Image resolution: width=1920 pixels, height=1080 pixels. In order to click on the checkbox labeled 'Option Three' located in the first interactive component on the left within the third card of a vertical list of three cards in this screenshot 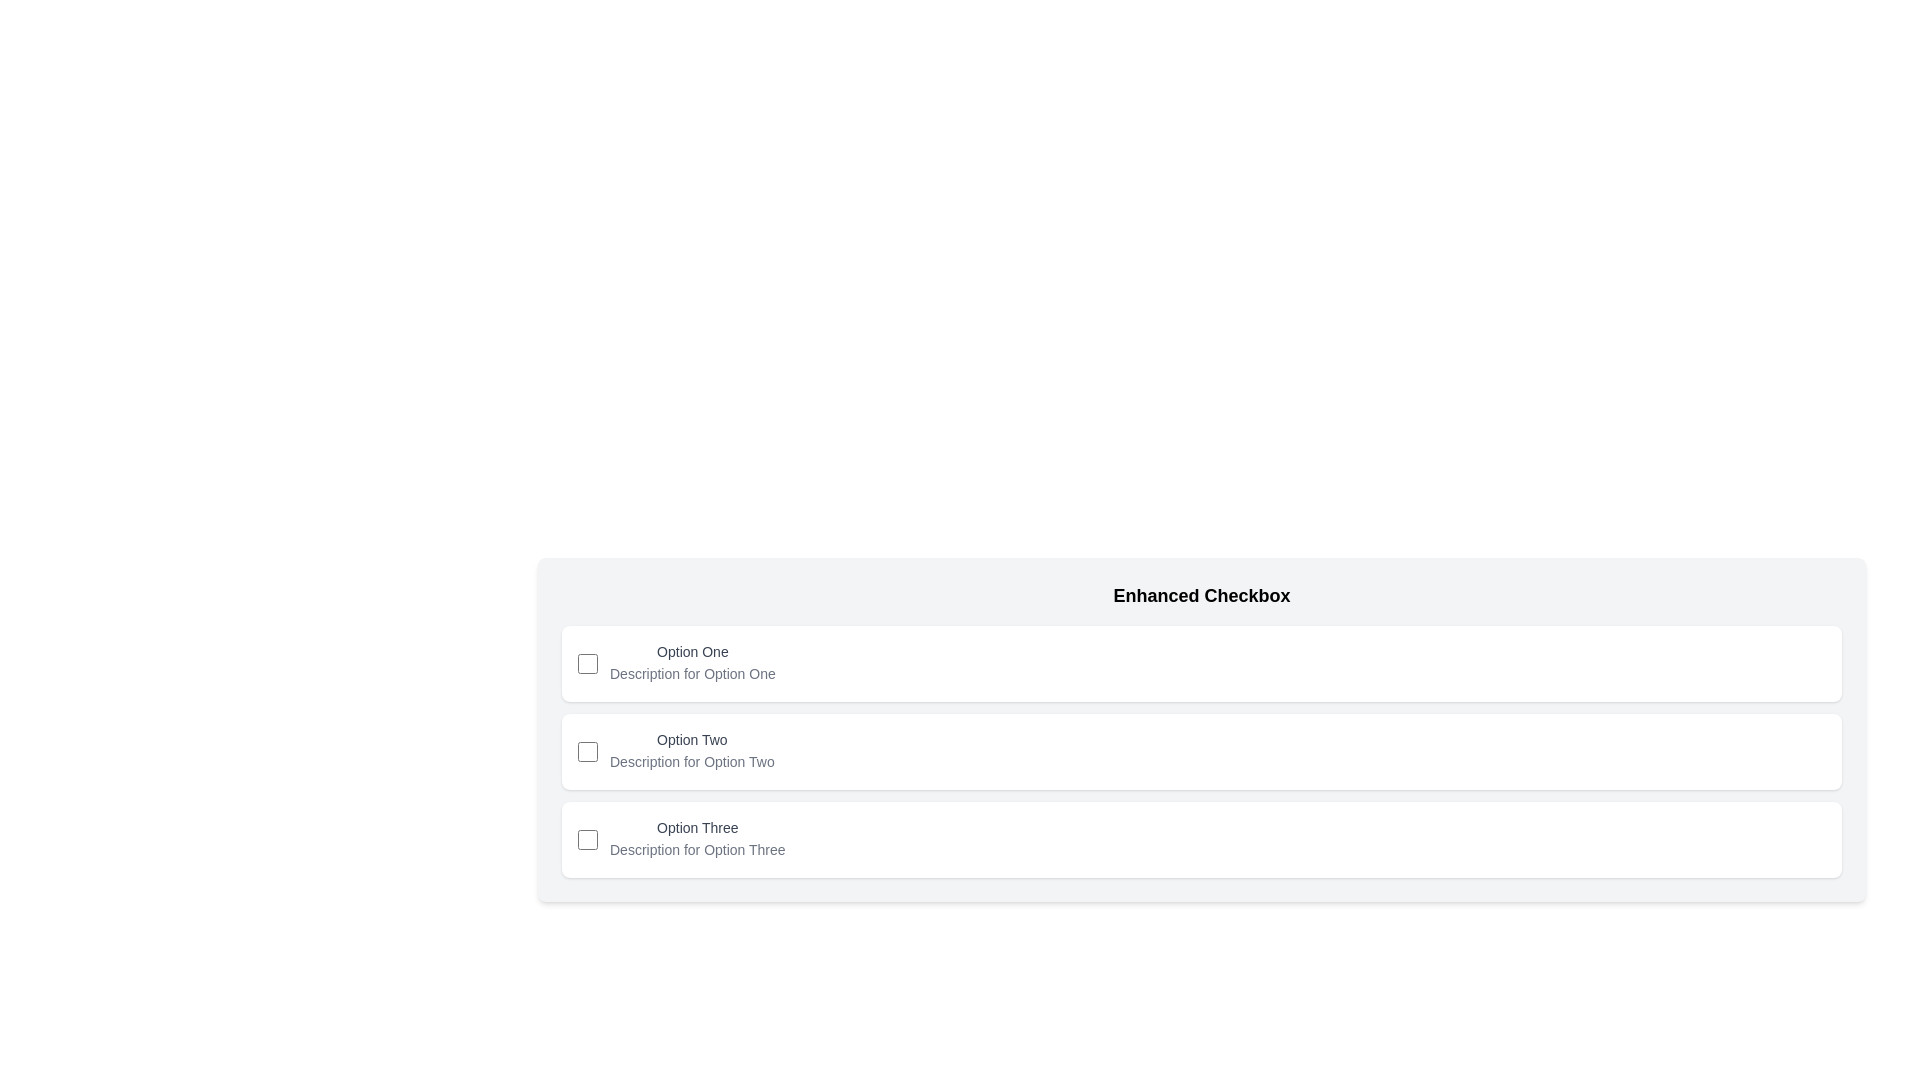, I will do `click(587, 840)`.